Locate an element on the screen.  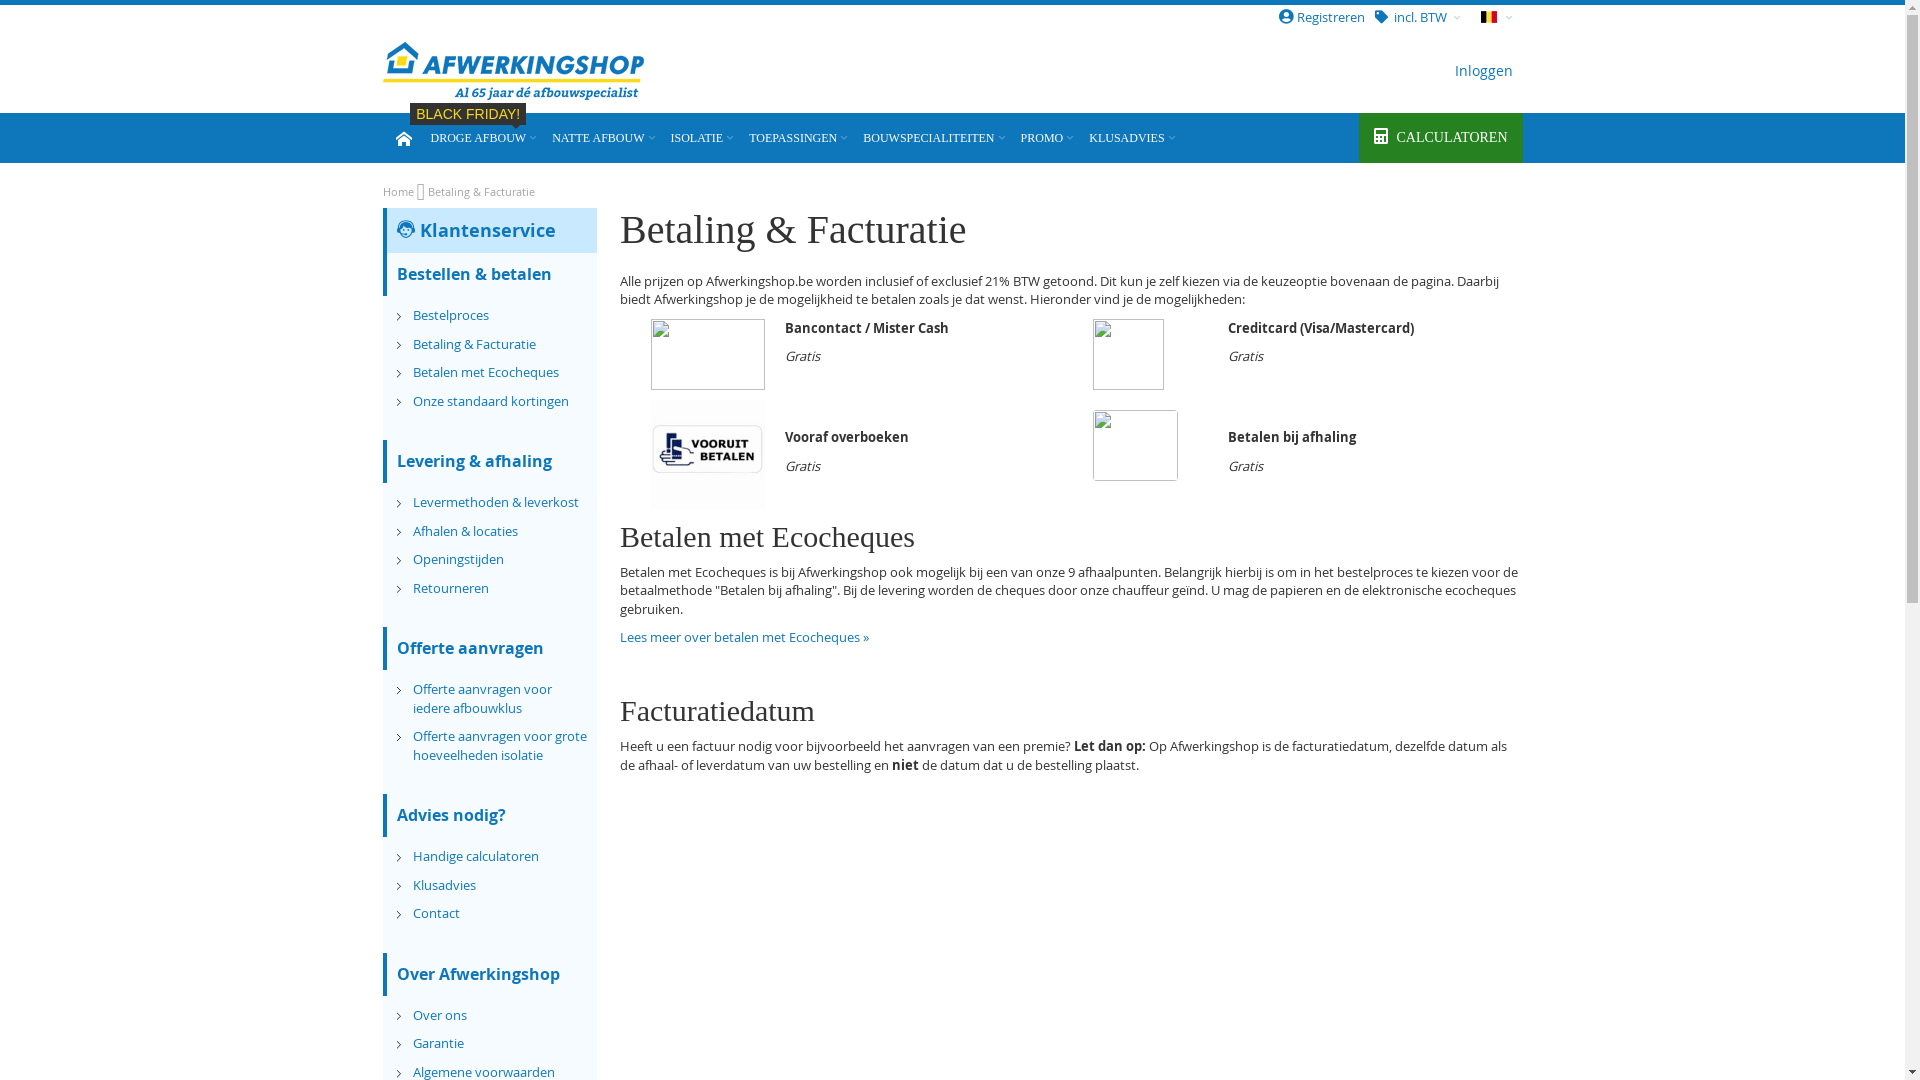
'KLUSADVIES' is located at coordinates (1133, 137).